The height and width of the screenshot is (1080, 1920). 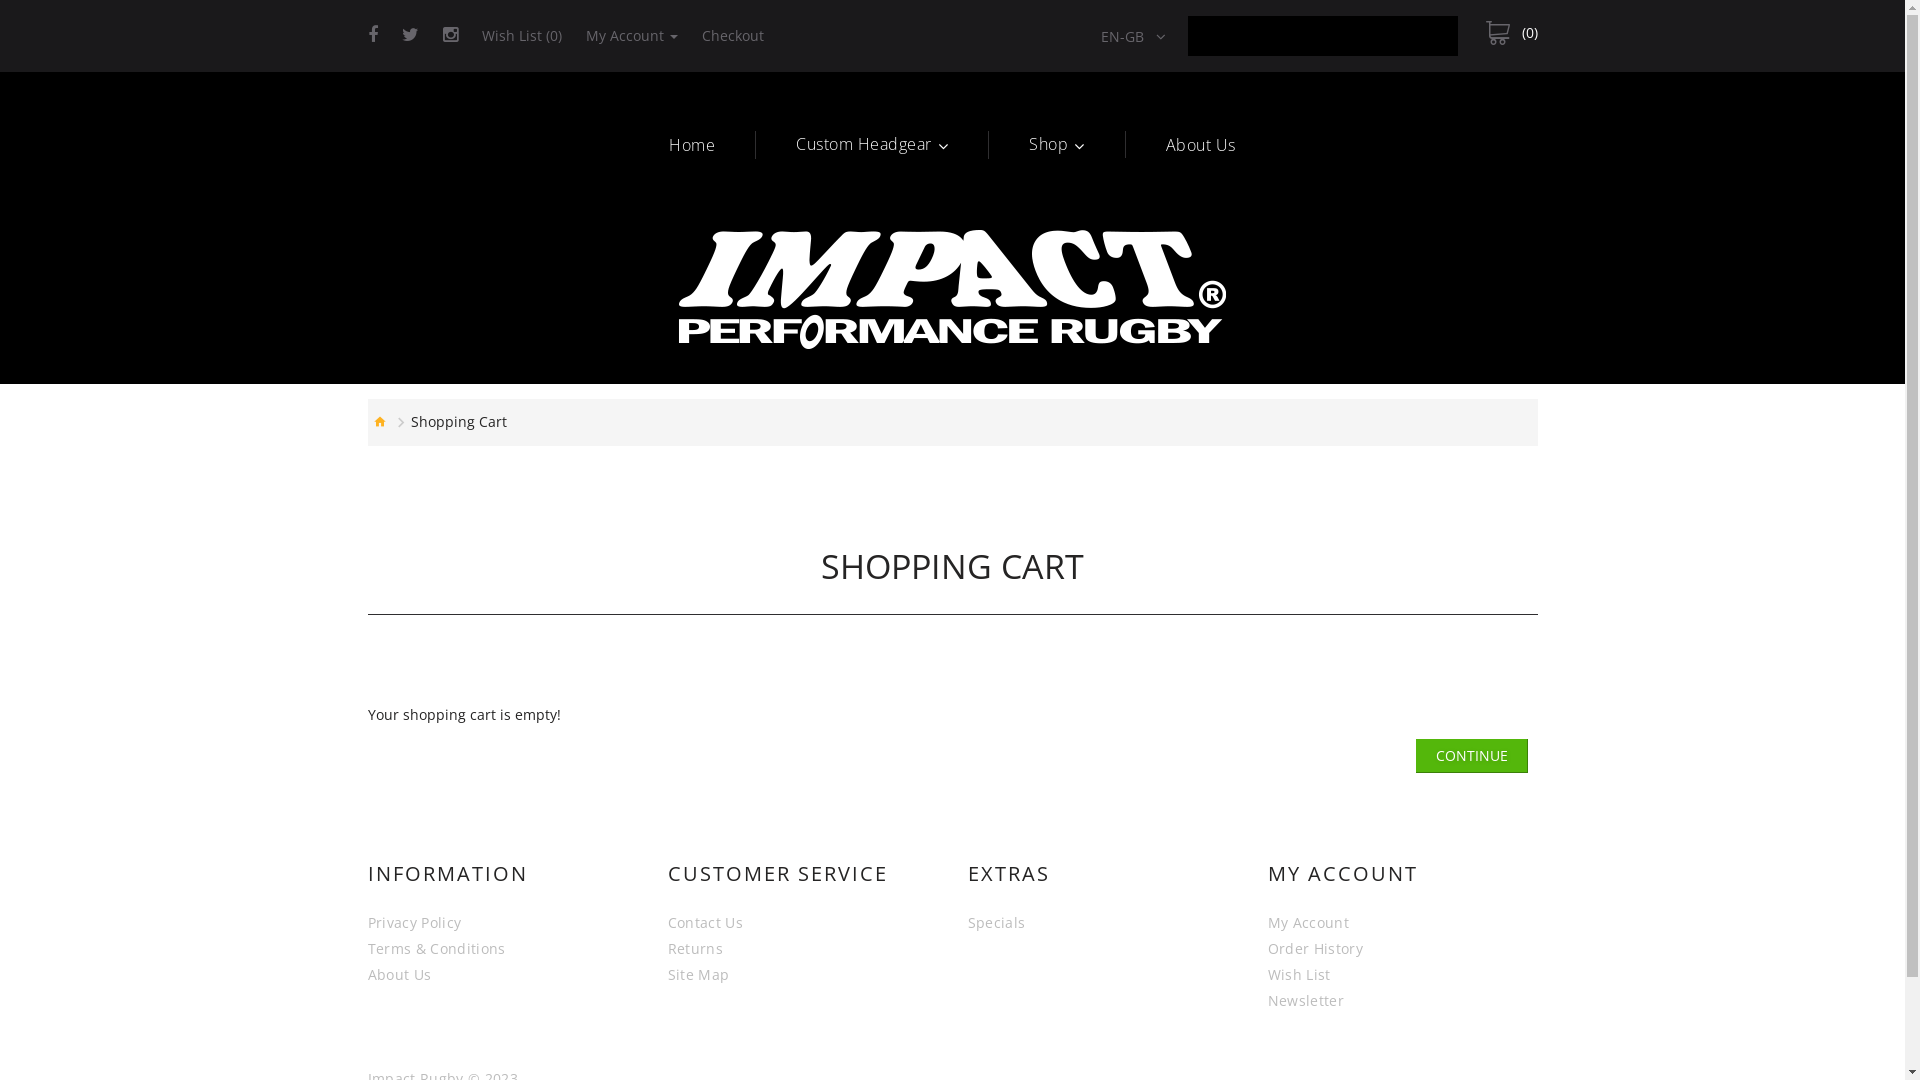 I want to click on 'Privacy Policy', so click(x=413, y=922).